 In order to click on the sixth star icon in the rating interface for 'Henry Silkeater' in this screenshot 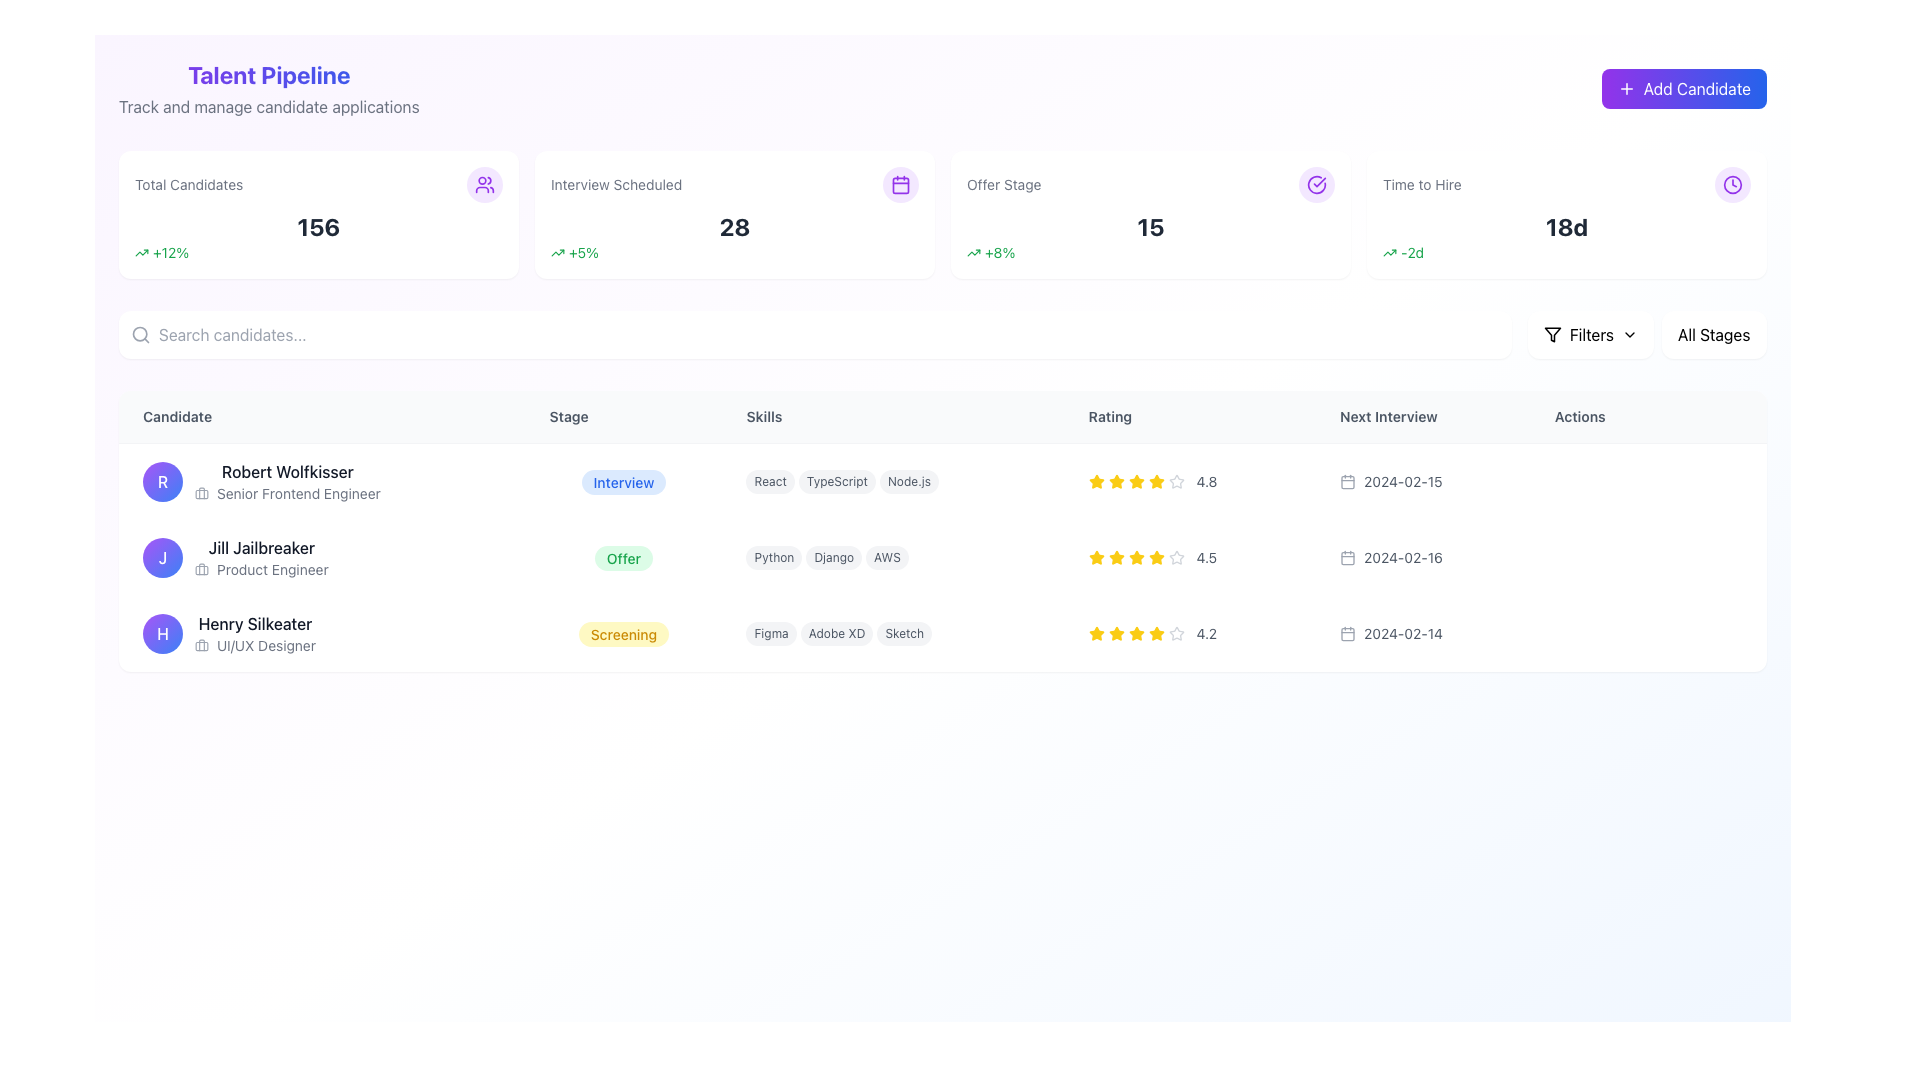, I will do `click(1176, 633)`.